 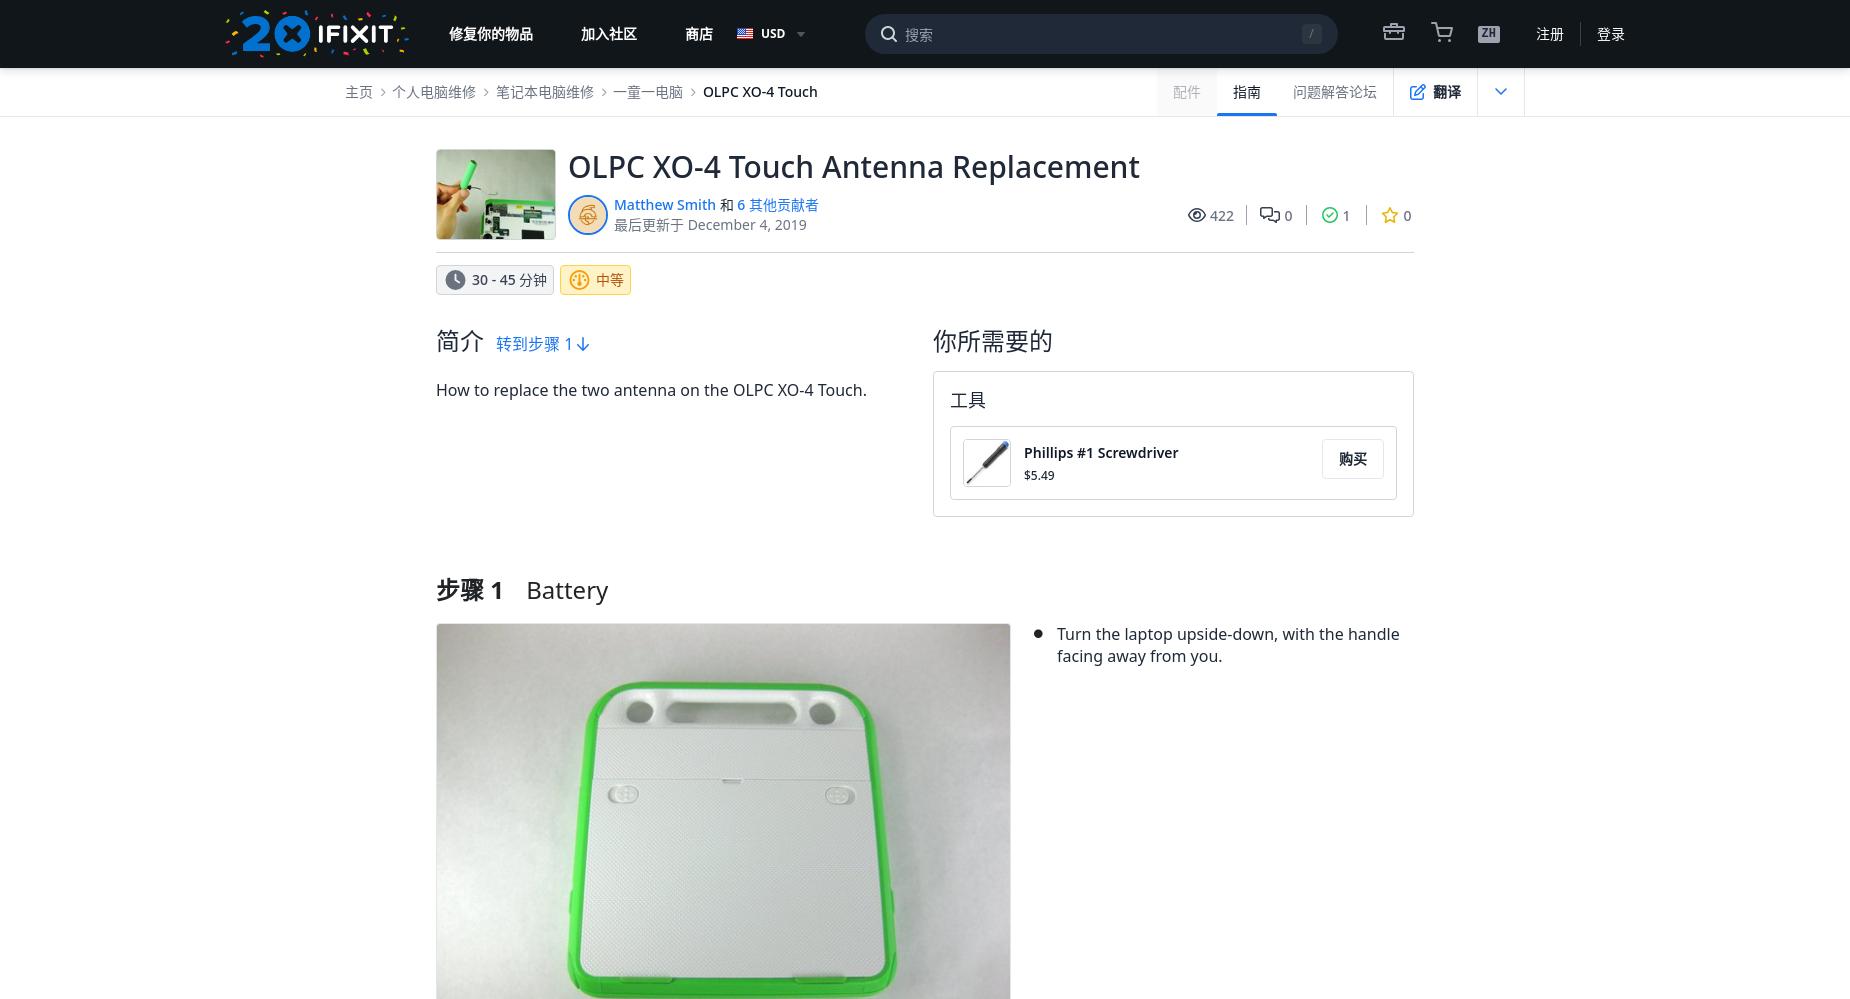 What do you see at coordinates (665, 203) in the screenshot?
I see `'Matthew Smith'` at bounding box center [665, 203].